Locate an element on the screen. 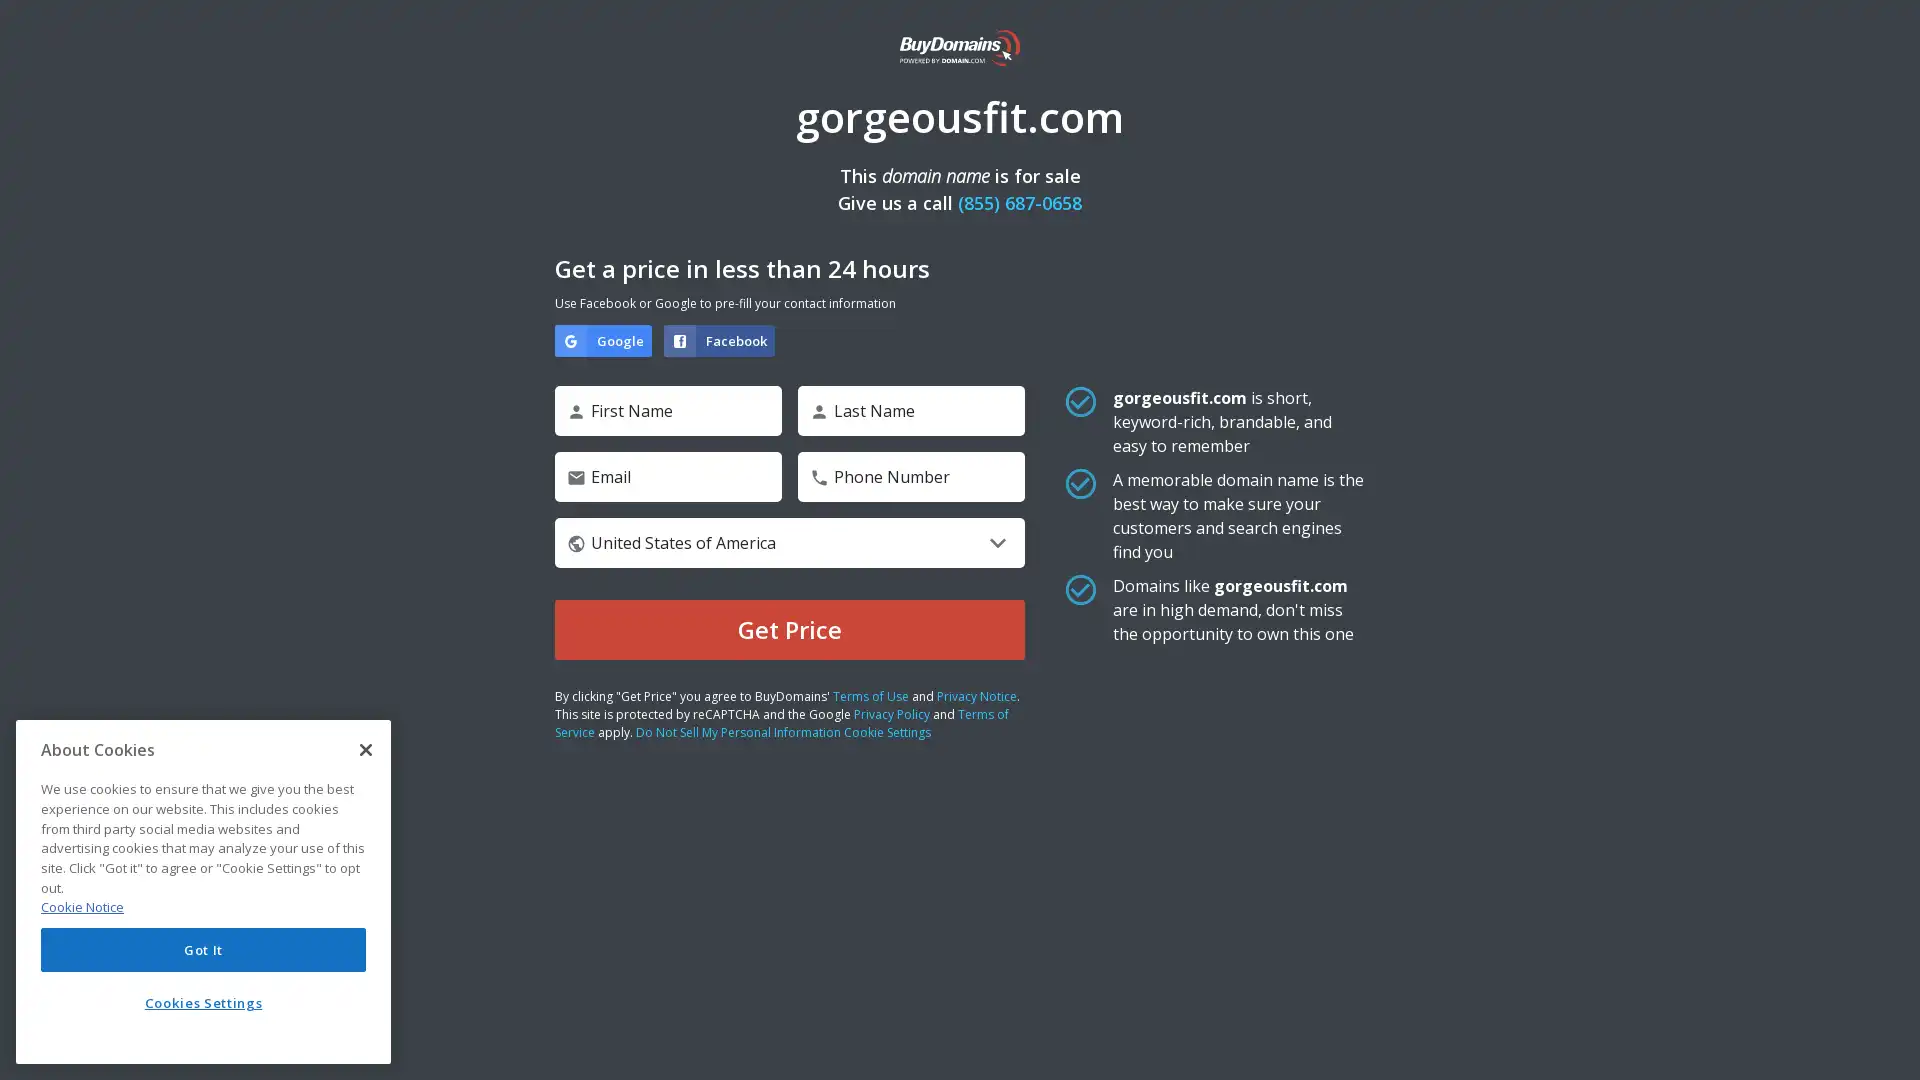 The width and height of the screenshot is (1920, 1080). Cookies Settings is located at coordinates (203, 1002).